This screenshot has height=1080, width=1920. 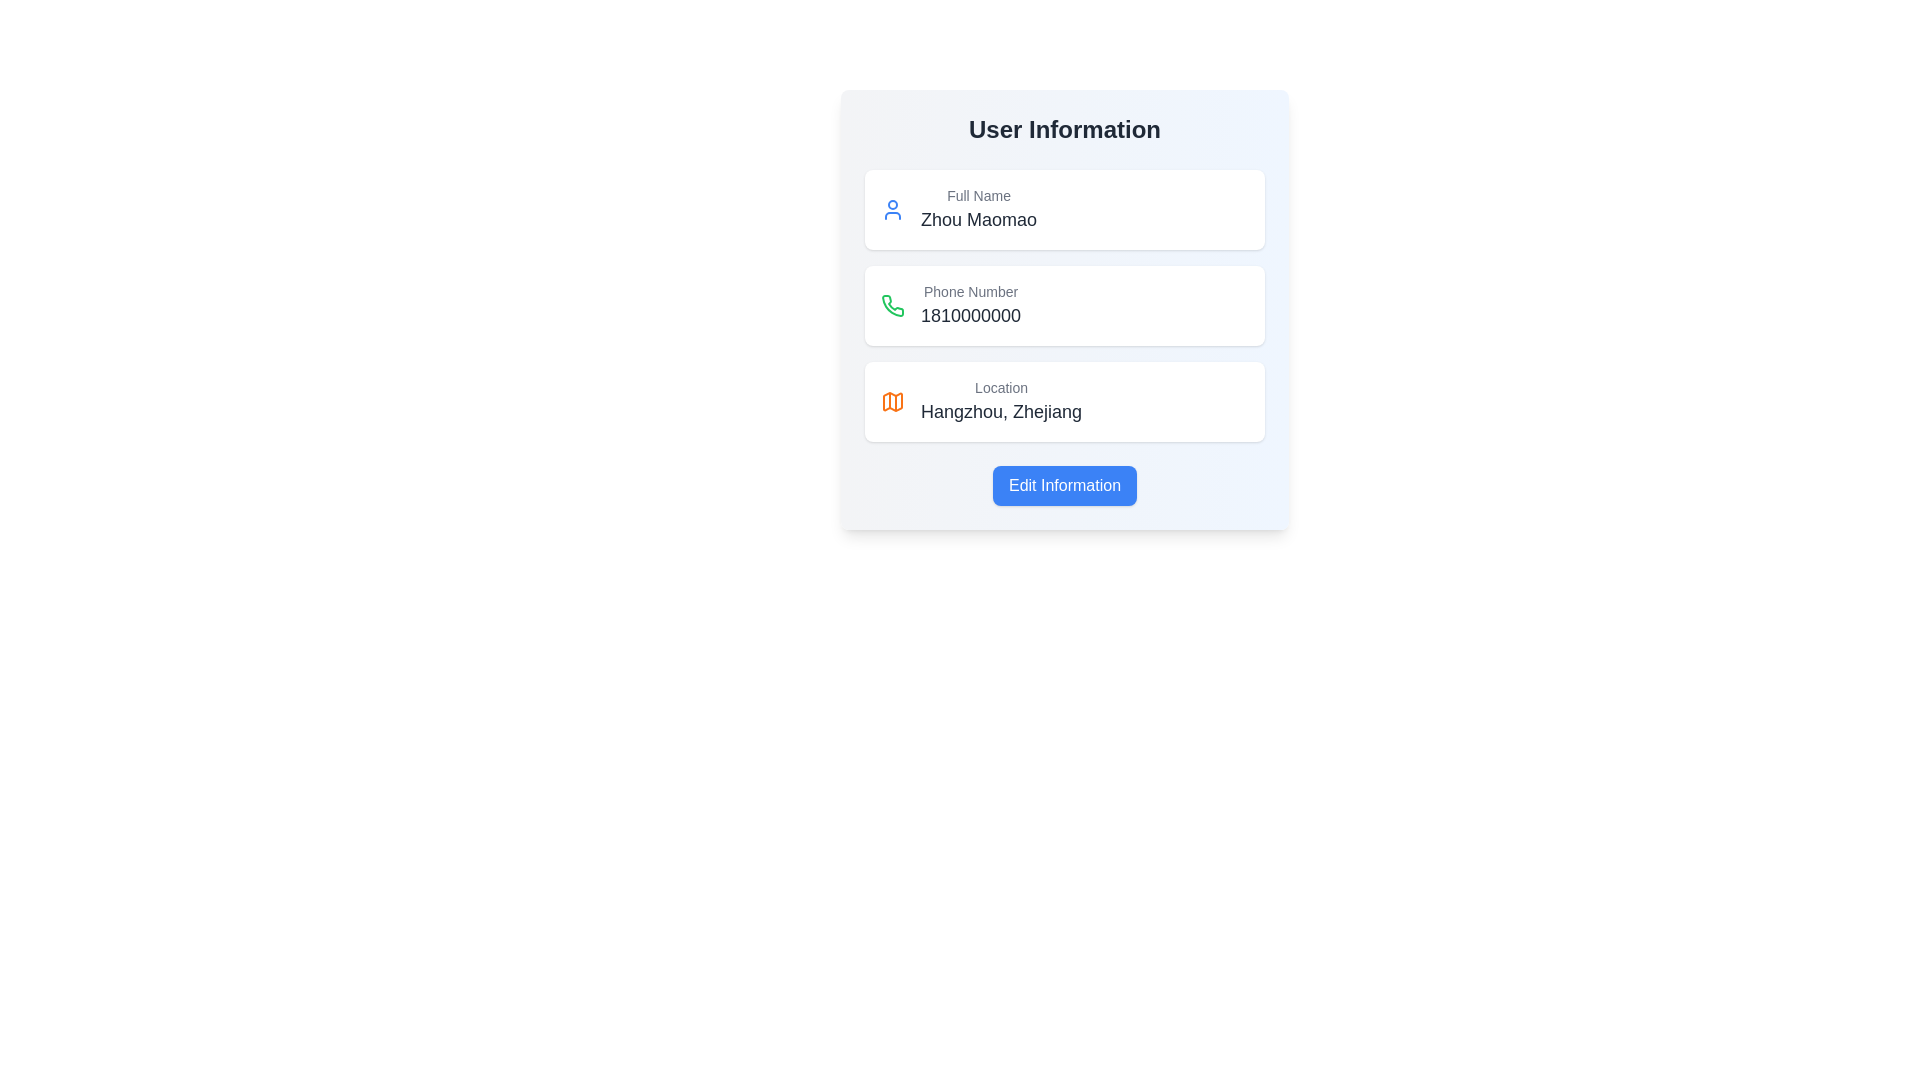 I want to click on the action button for editing user information, located at the bottom of the user details card, so click(x=1064, y=486).